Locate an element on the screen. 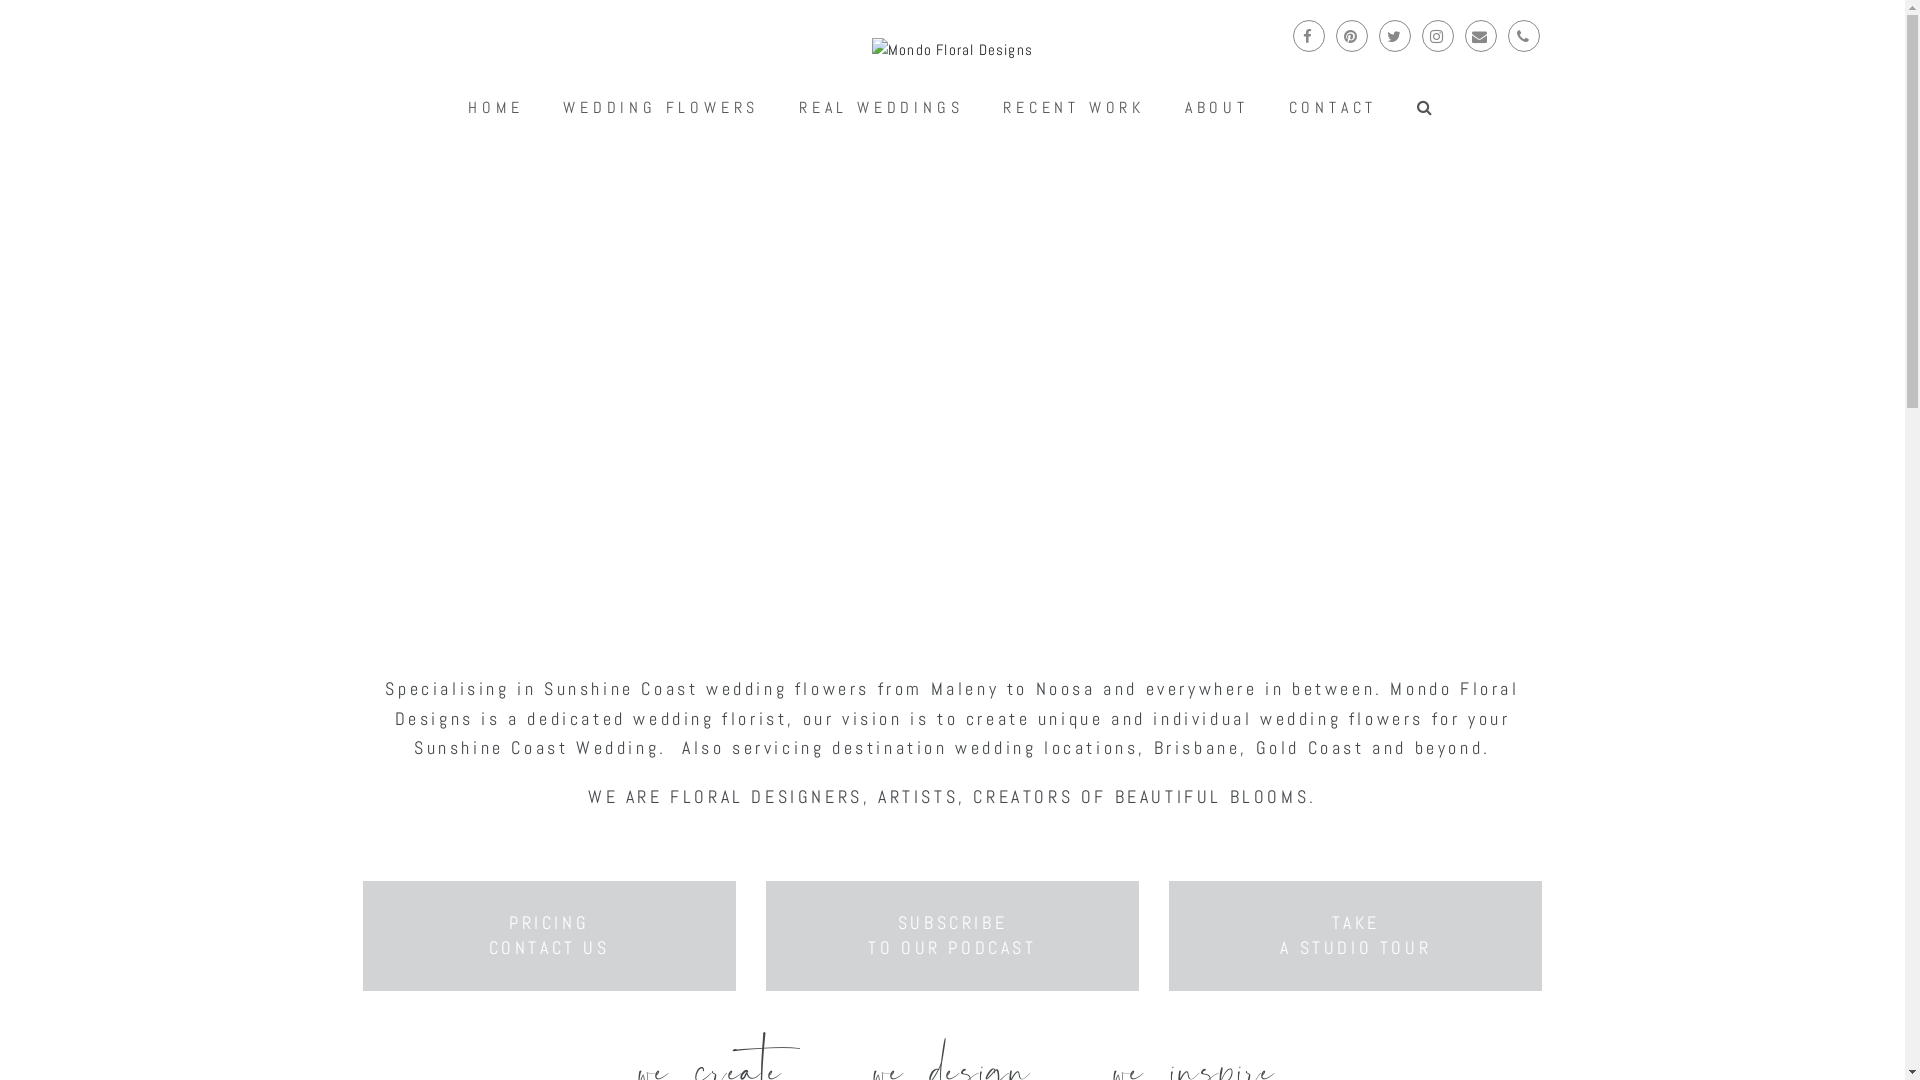 Image resolution: width=1920 pixels, height=1080 pixels. 'Phone' is located at coordinates (1522, 35).